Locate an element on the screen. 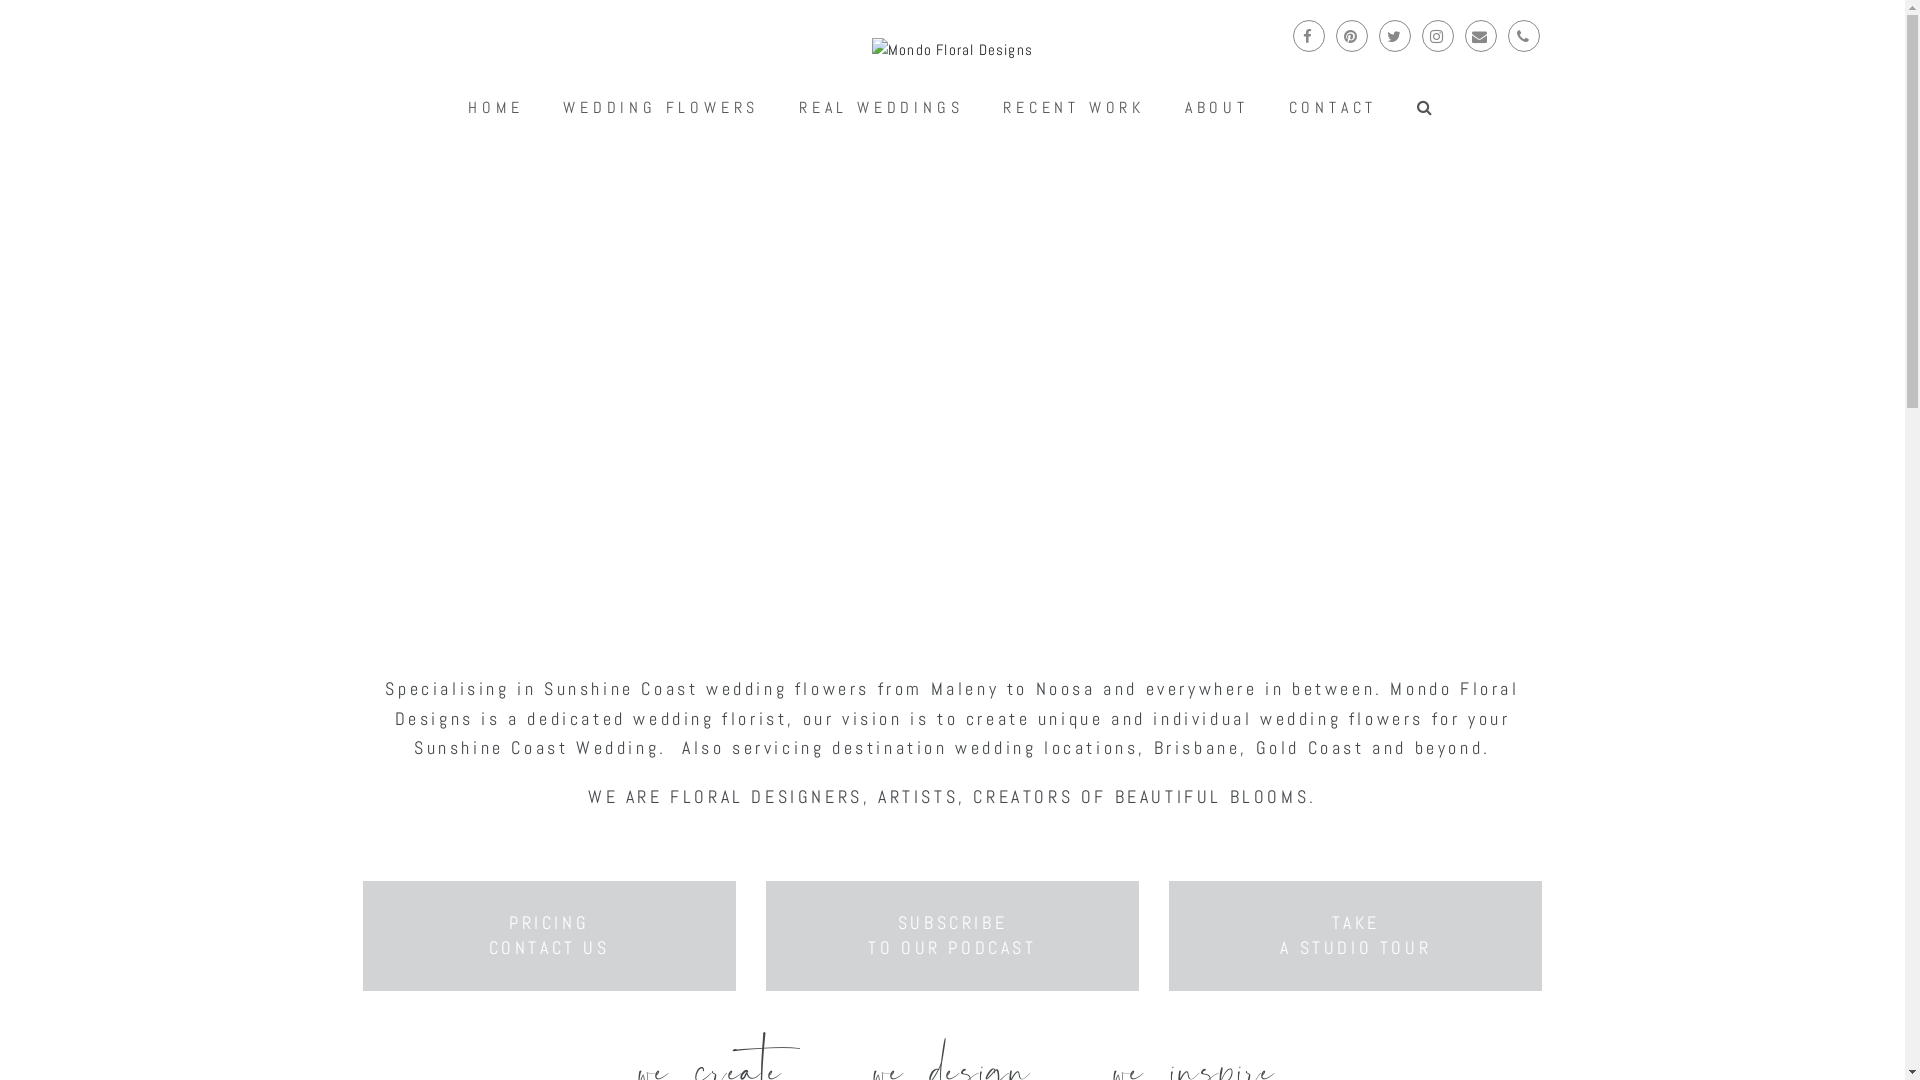 Image resolution: width=1920 pixels, height=1080 pixels. 'Phone' is located at coordinates (1522, 35).